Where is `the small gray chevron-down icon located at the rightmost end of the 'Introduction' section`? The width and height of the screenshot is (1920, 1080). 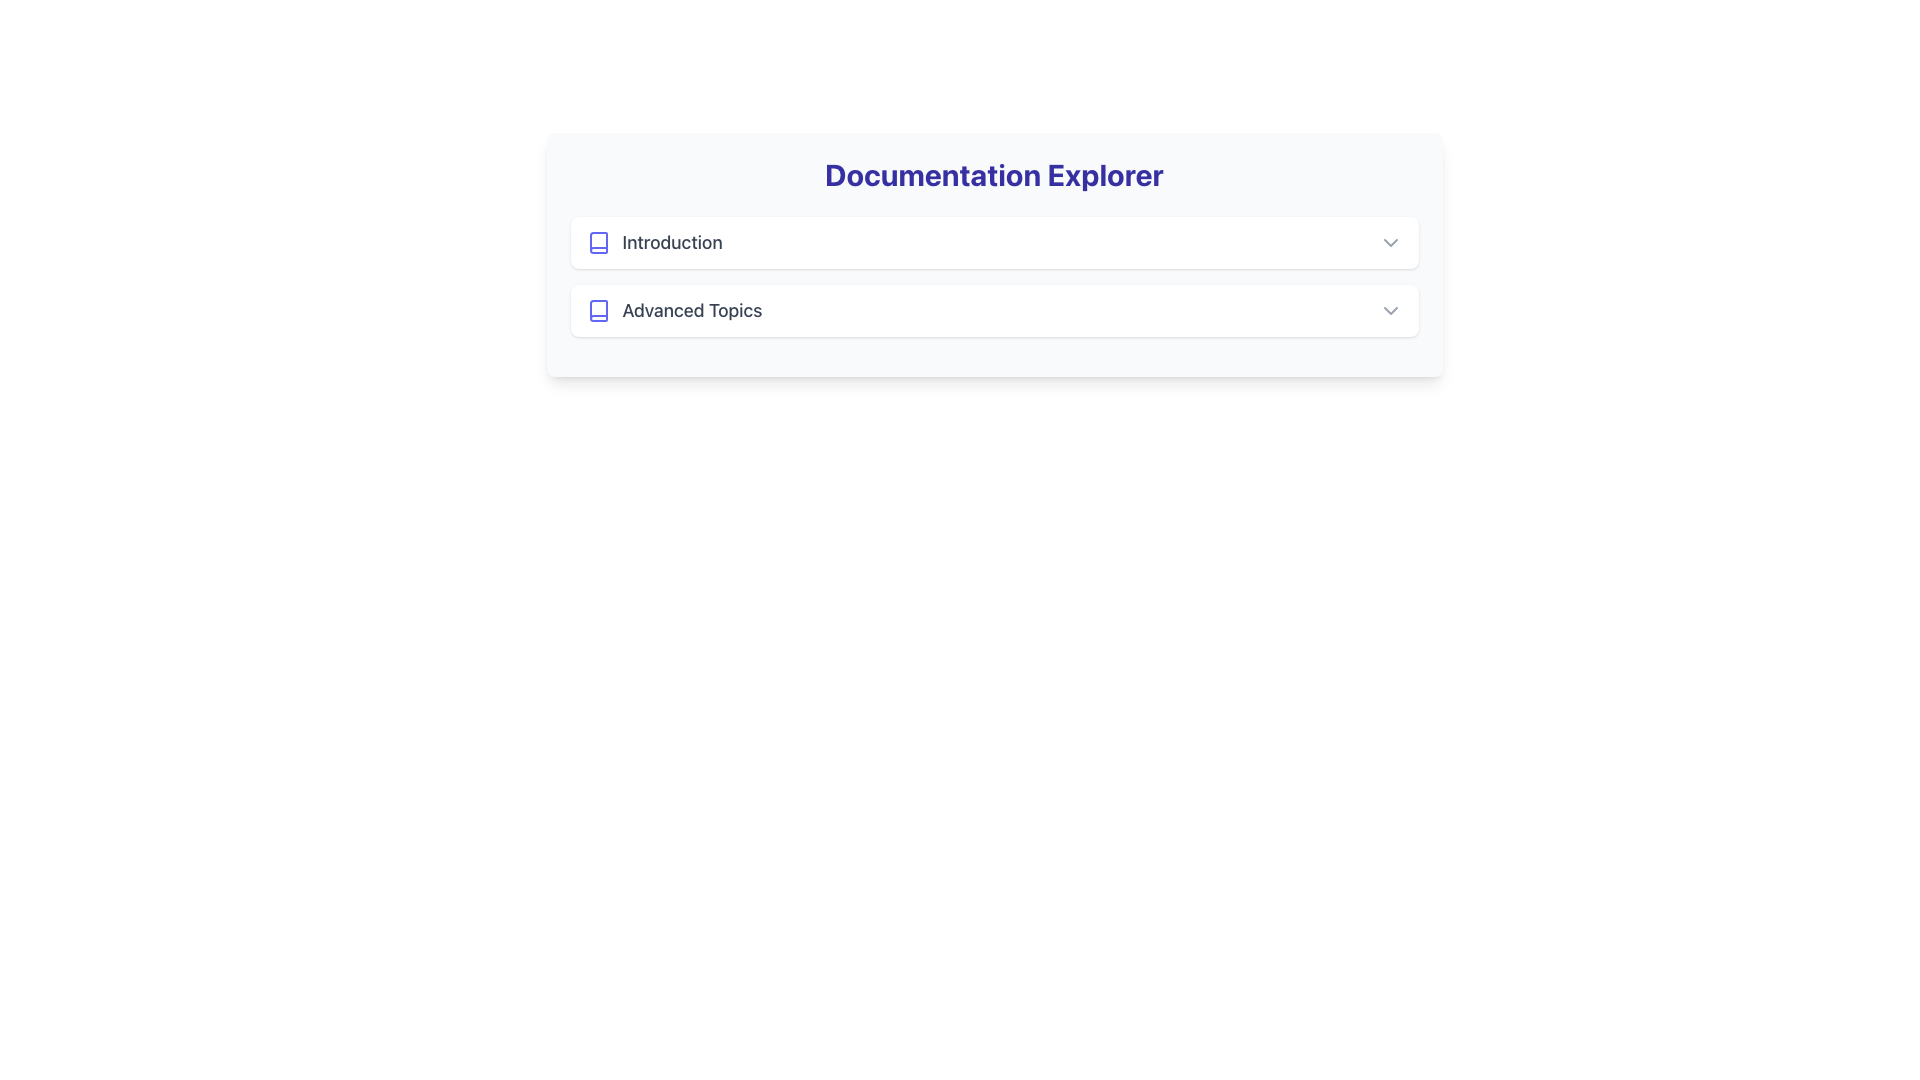
the small gray chevron-down icon located at the rightmost end of the 'Introduction' section is located at coordinates (1389, 242).